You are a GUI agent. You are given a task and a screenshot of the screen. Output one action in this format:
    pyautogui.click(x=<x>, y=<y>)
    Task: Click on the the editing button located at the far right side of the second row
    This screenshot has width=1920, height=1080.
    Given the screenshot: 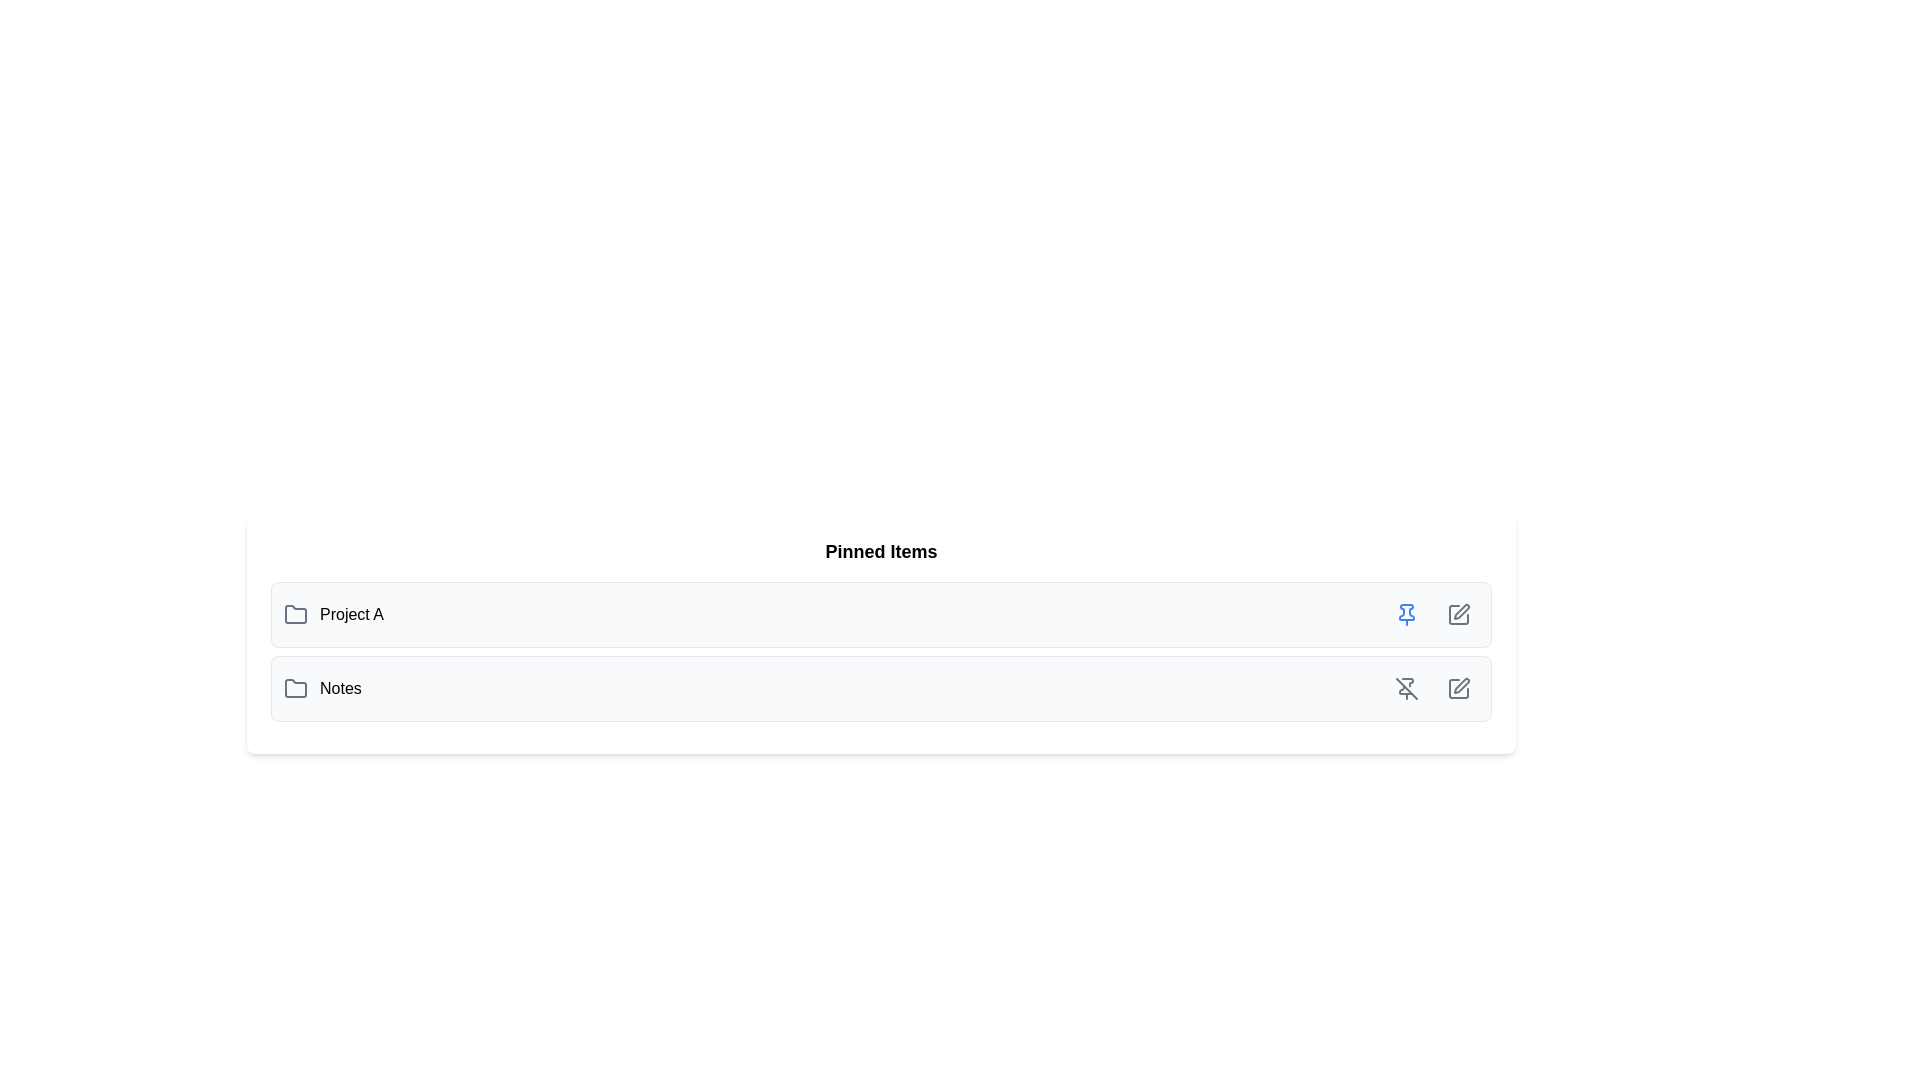 What is the action you would take?
    pyautogui.click(x=1459, y=688)
    